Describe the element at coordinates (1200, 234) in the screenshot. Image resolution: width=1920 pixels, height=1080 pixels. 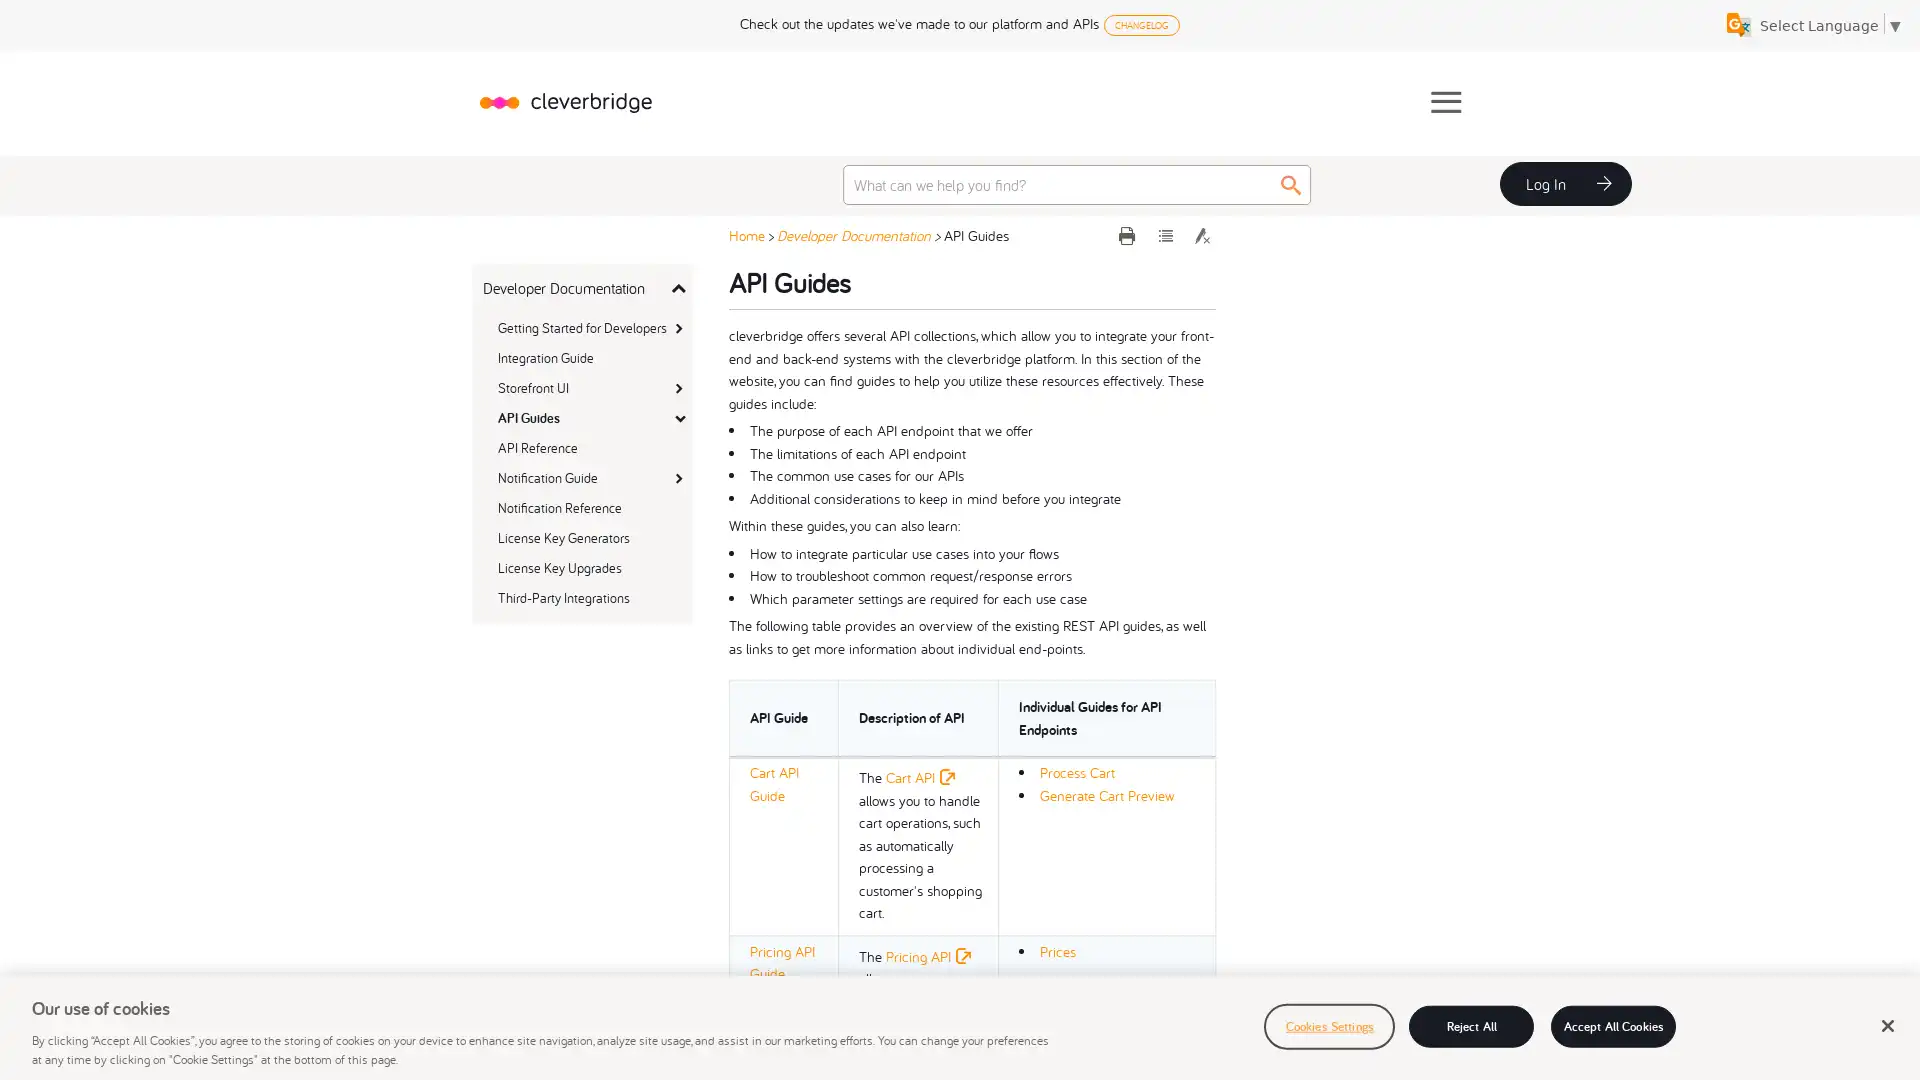
I see `Remove Highlights` at that location.